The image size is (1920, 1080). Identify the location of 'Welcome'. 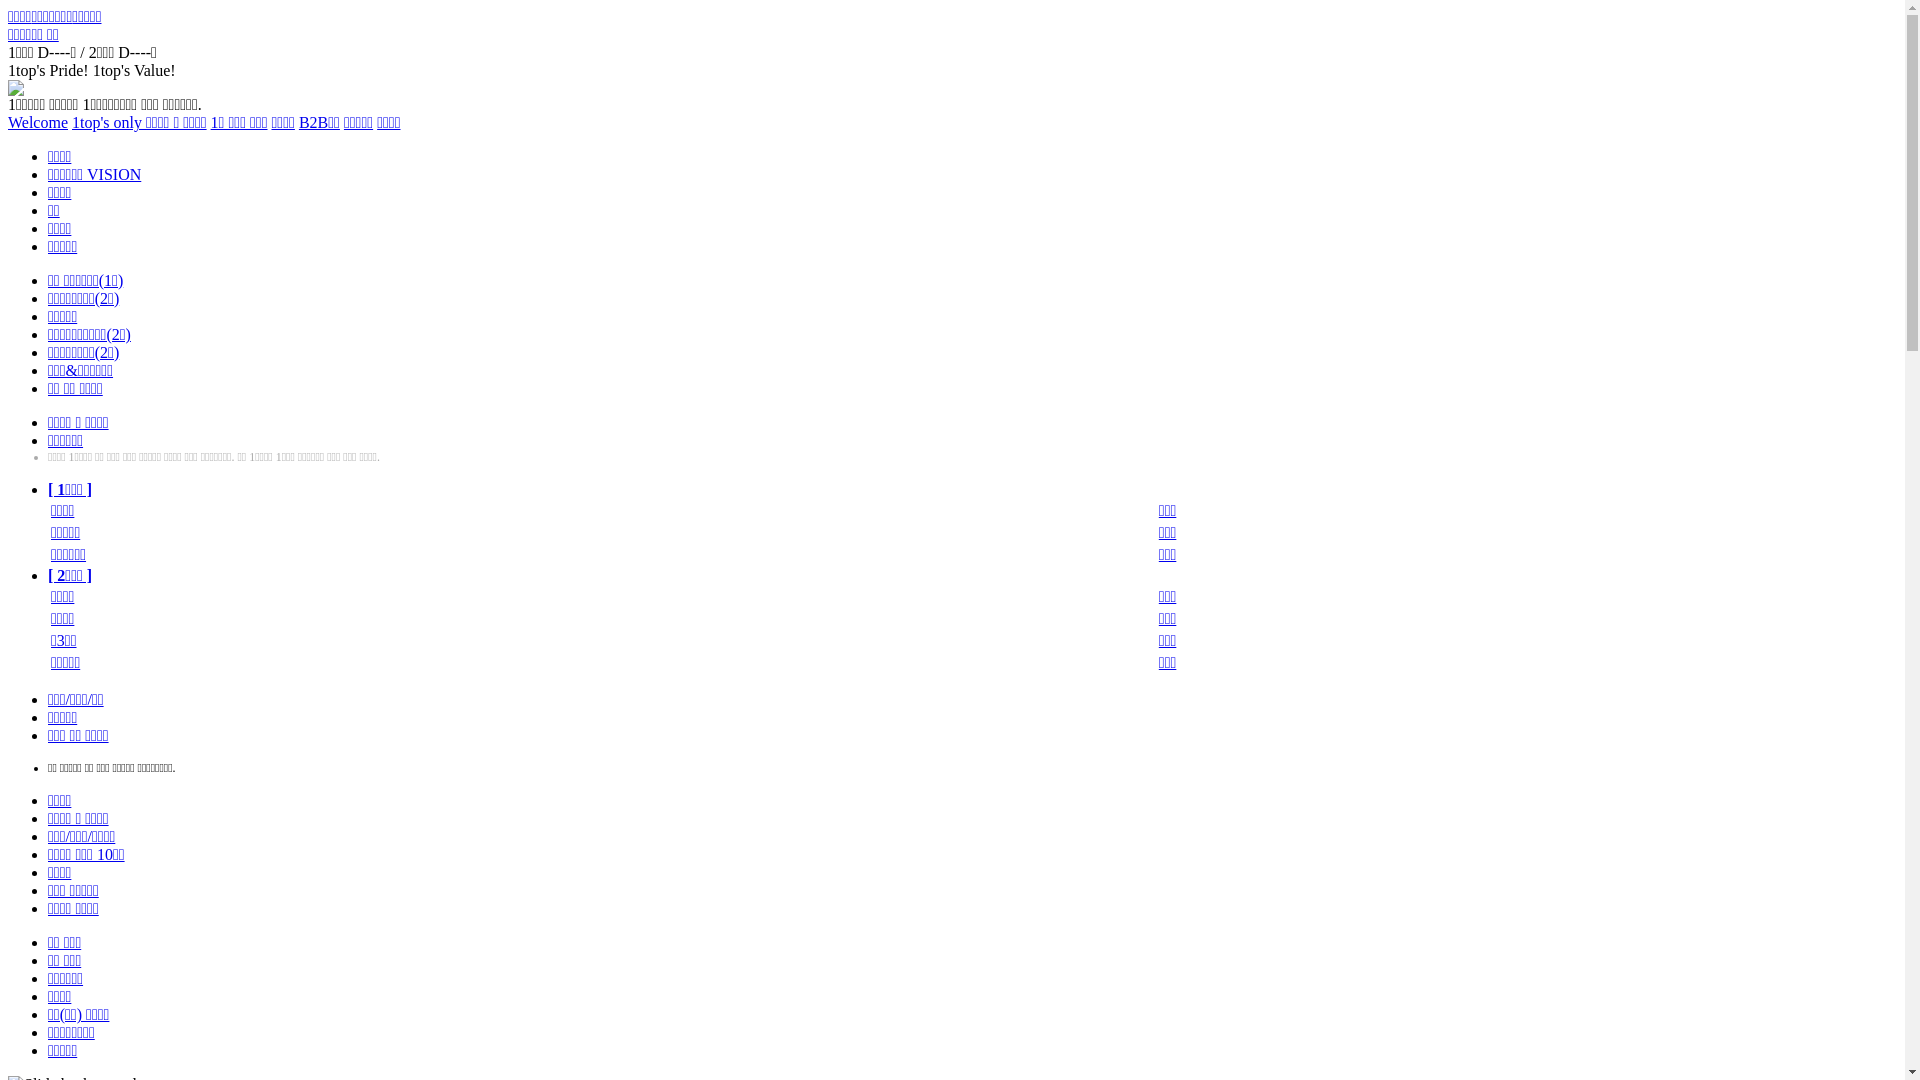
(8, 122).